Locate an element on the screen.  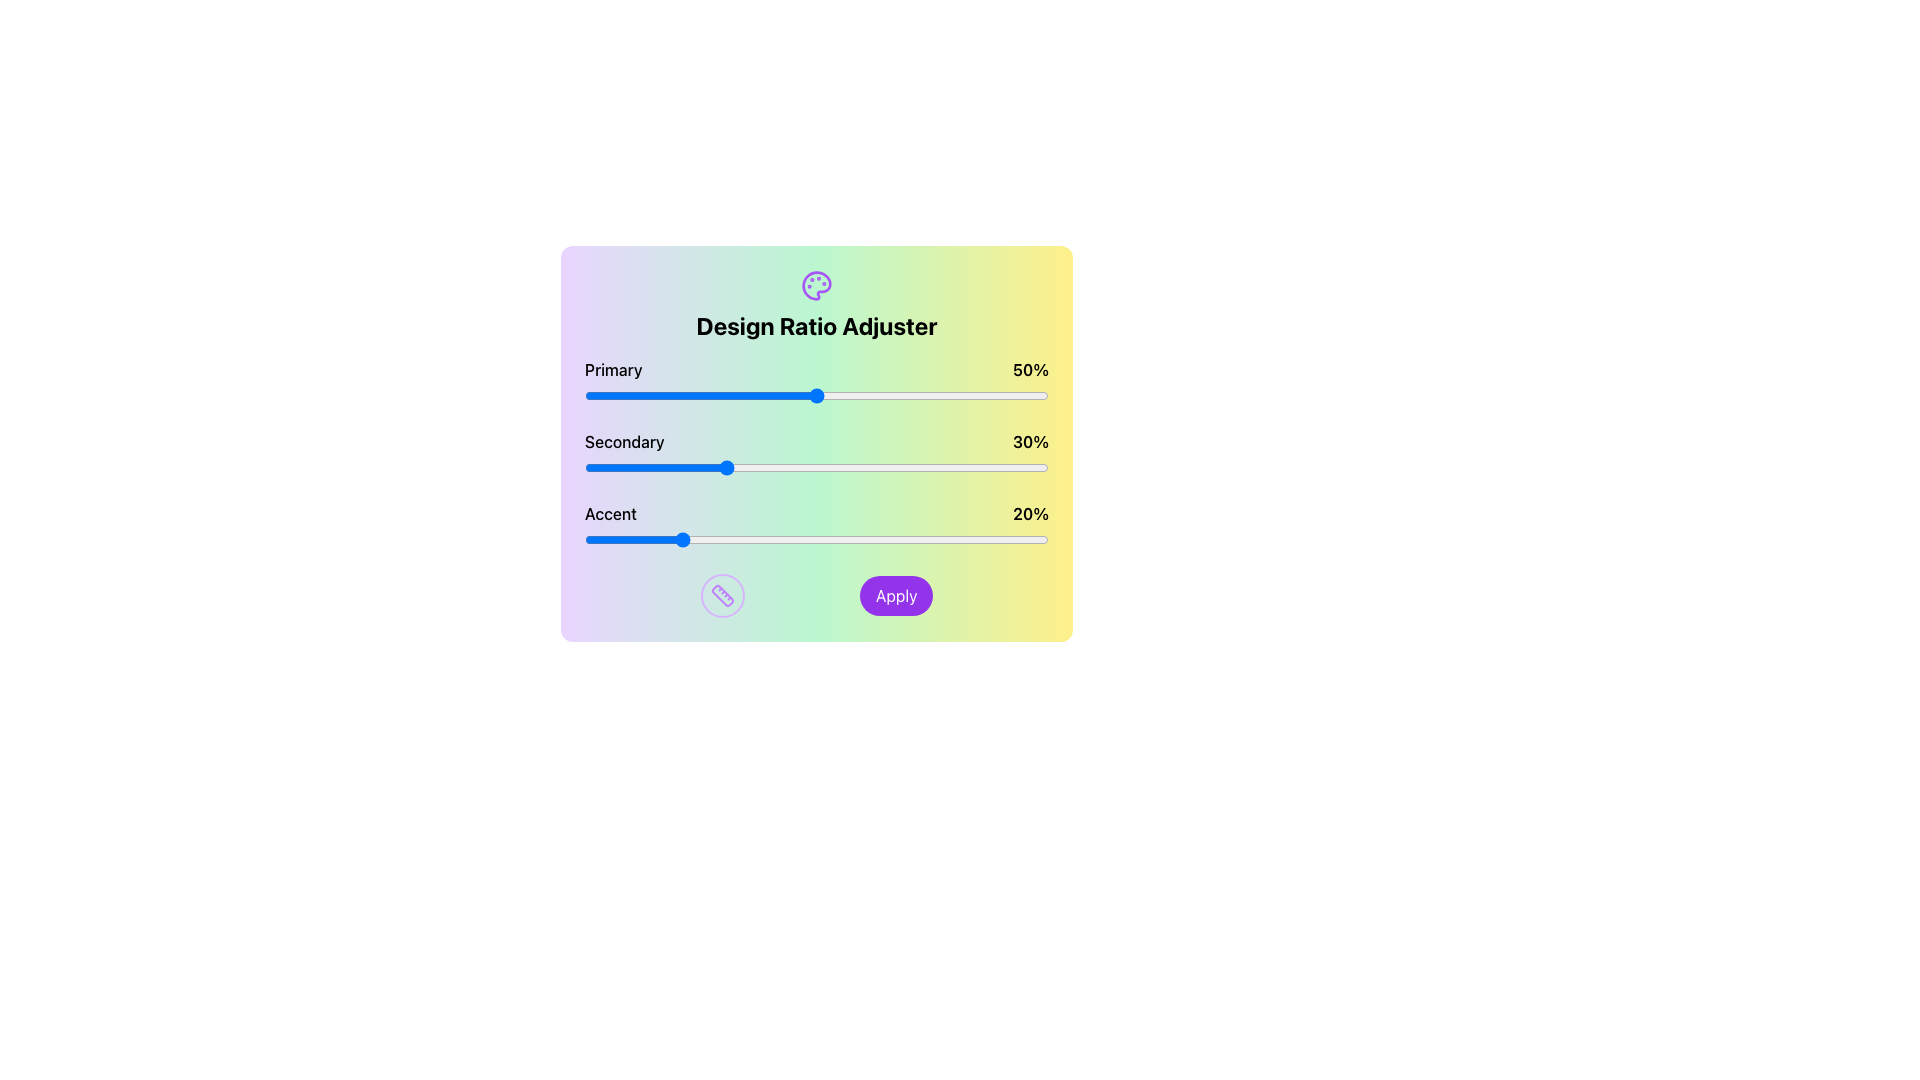
the accent ratio is located at coordinates (597, 540).